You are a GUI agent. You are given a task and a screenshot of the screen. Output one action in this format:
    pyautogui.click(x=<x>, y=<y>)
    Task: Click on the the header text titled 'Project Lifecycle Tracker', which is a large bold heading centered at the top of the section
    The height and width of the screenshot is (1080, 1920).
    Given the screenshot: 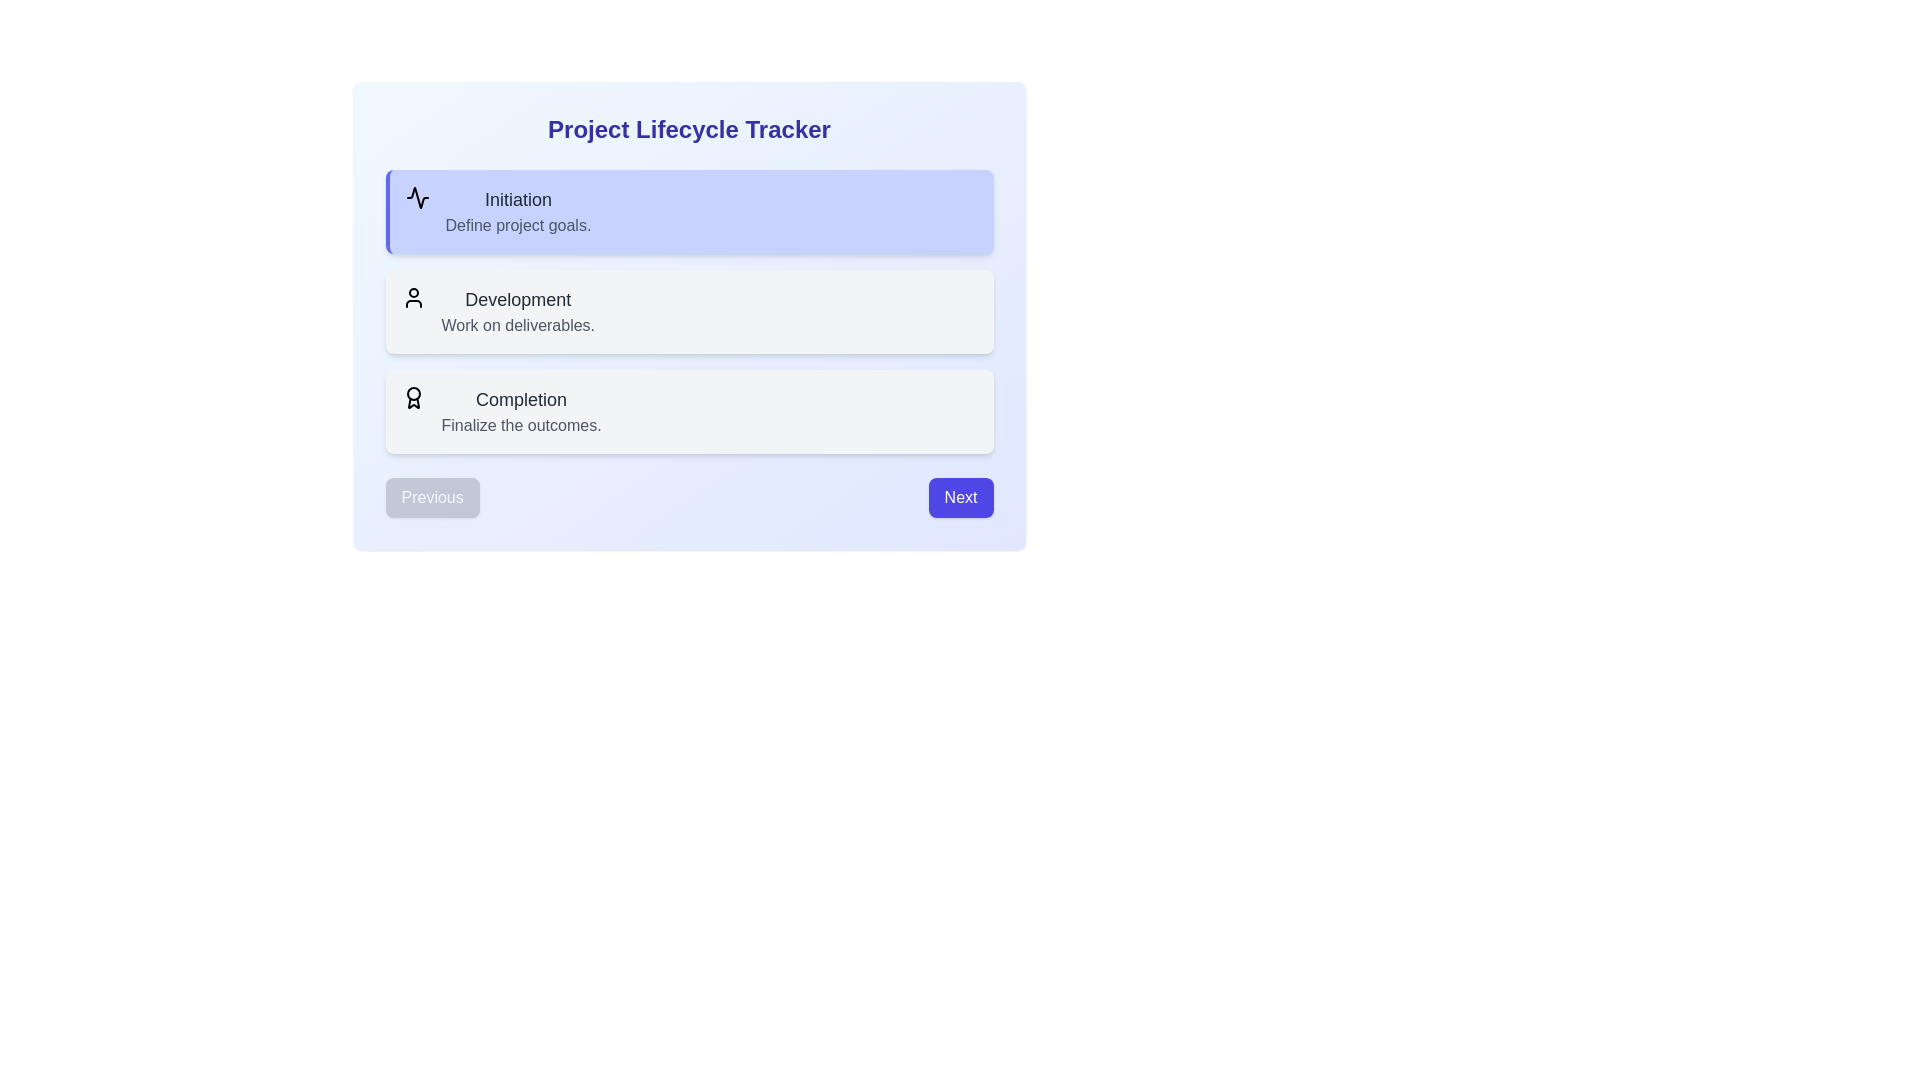 What is the action you would take?
    pyautogui.click(x=689, y=130)
    